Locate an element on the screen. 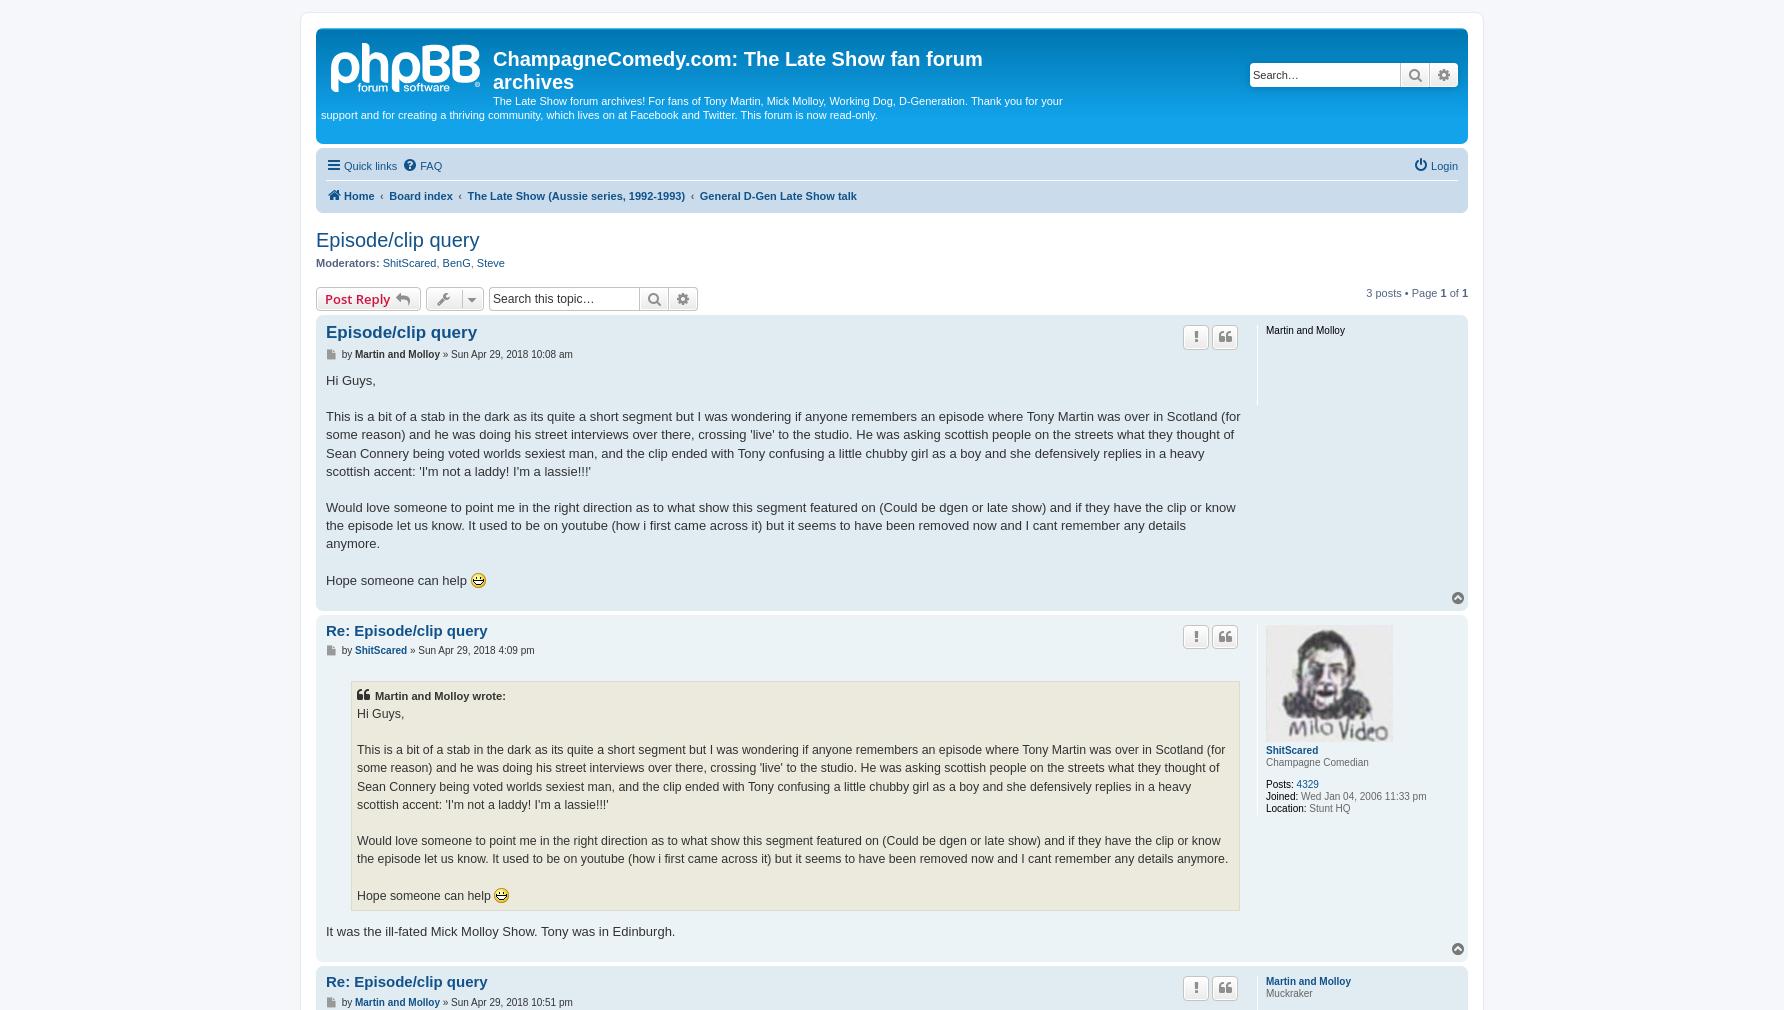 The image size is (1784, 1010). 'Home' is located at coordinates (342, 195).